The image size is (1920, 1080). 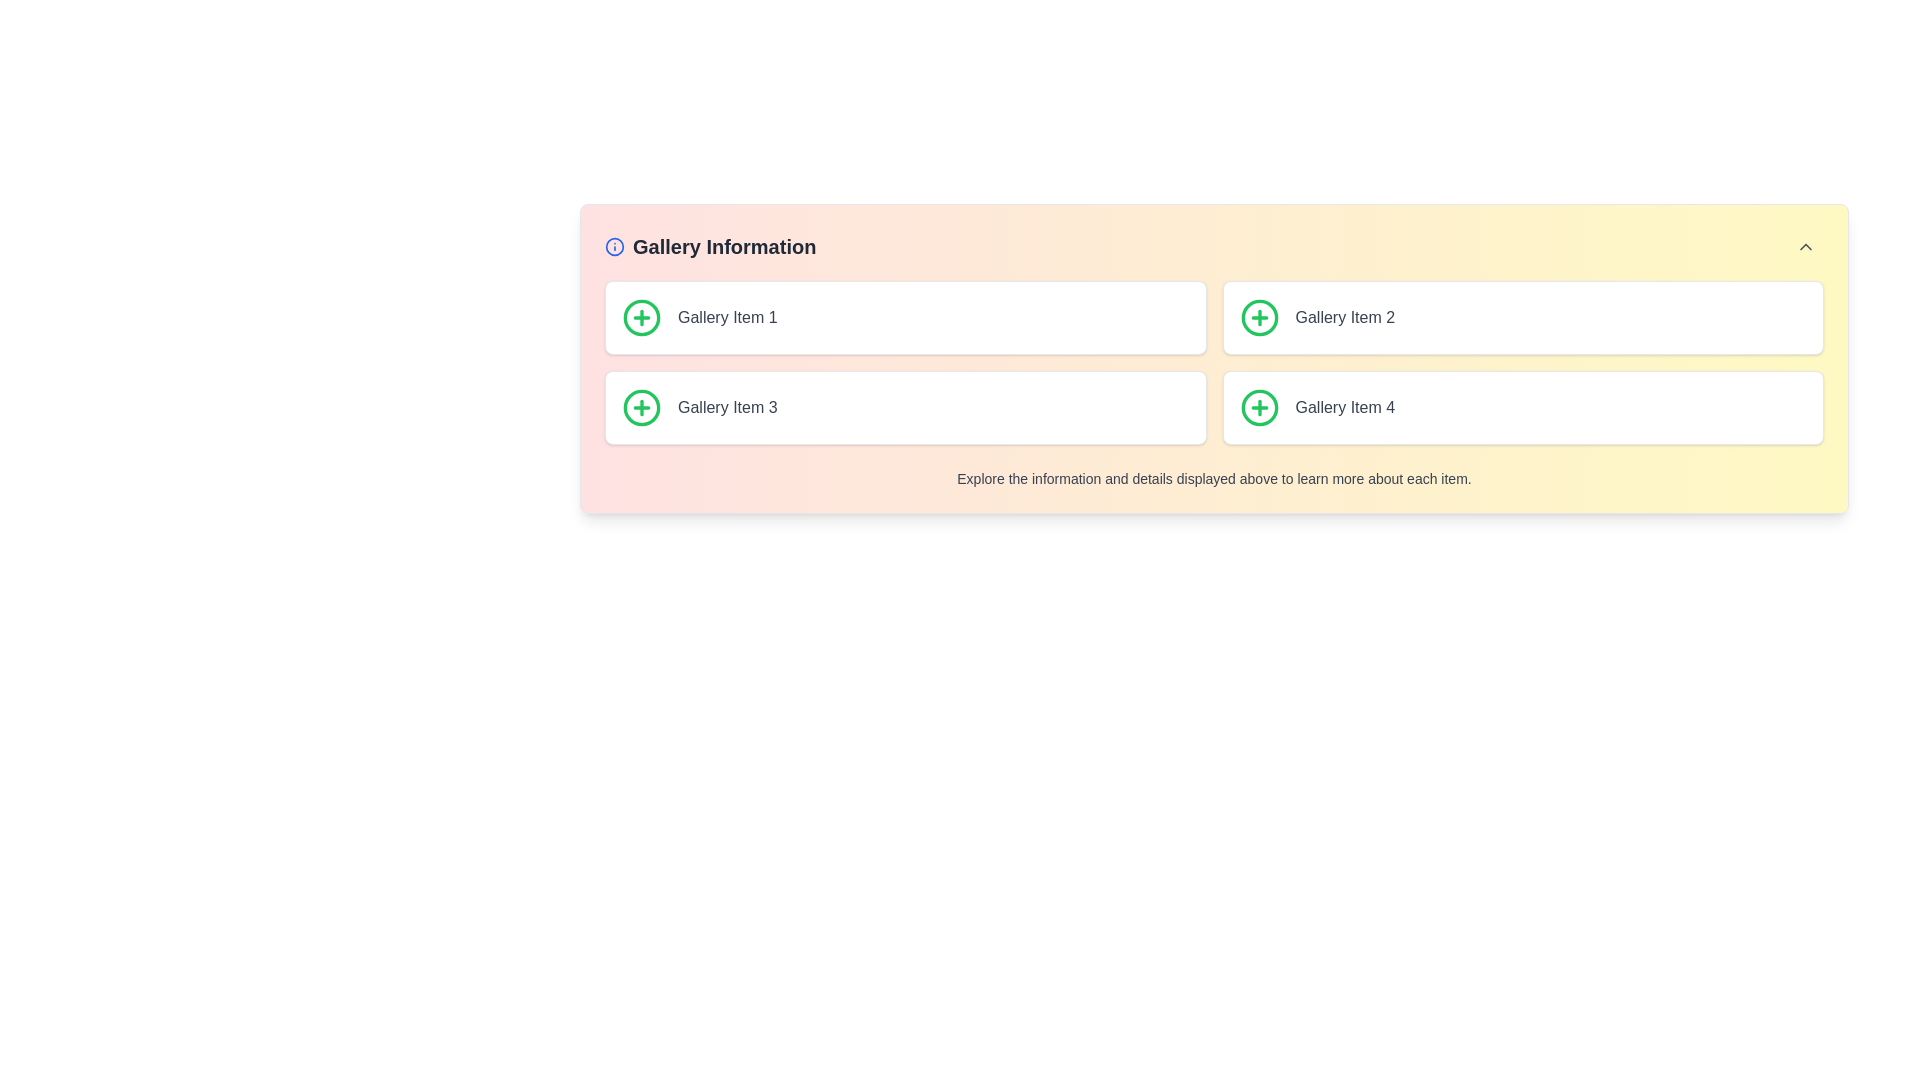 What do you see at coordinates (1522, 316) in the screenshot?
I see `details of the gallery item card located at the second tile in the grid layout, which is positioned in the top-right corner and adjacent to 'Gallery Item 1' to its left` at bounding box center [1522, 316].